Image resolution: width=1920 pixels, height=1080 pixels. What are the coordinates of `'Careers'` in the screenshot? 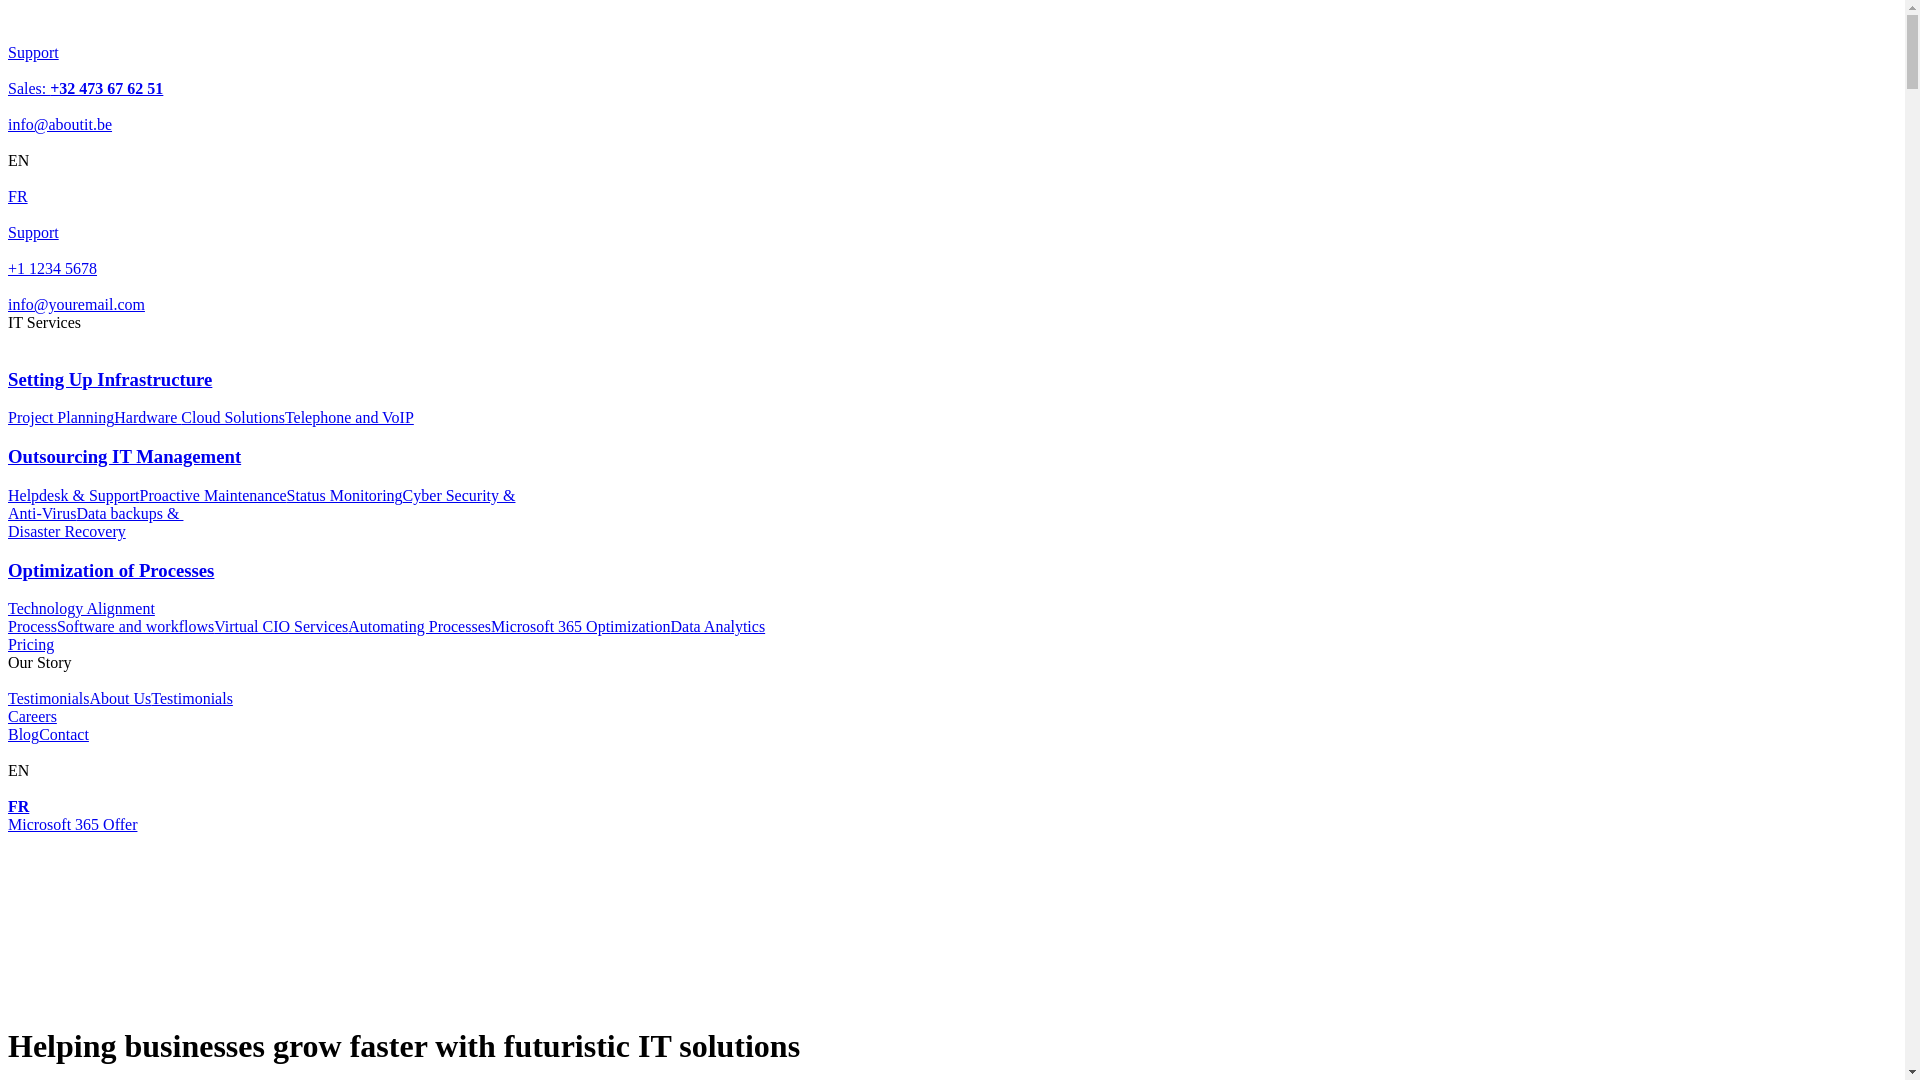 It's located at (32, 715).